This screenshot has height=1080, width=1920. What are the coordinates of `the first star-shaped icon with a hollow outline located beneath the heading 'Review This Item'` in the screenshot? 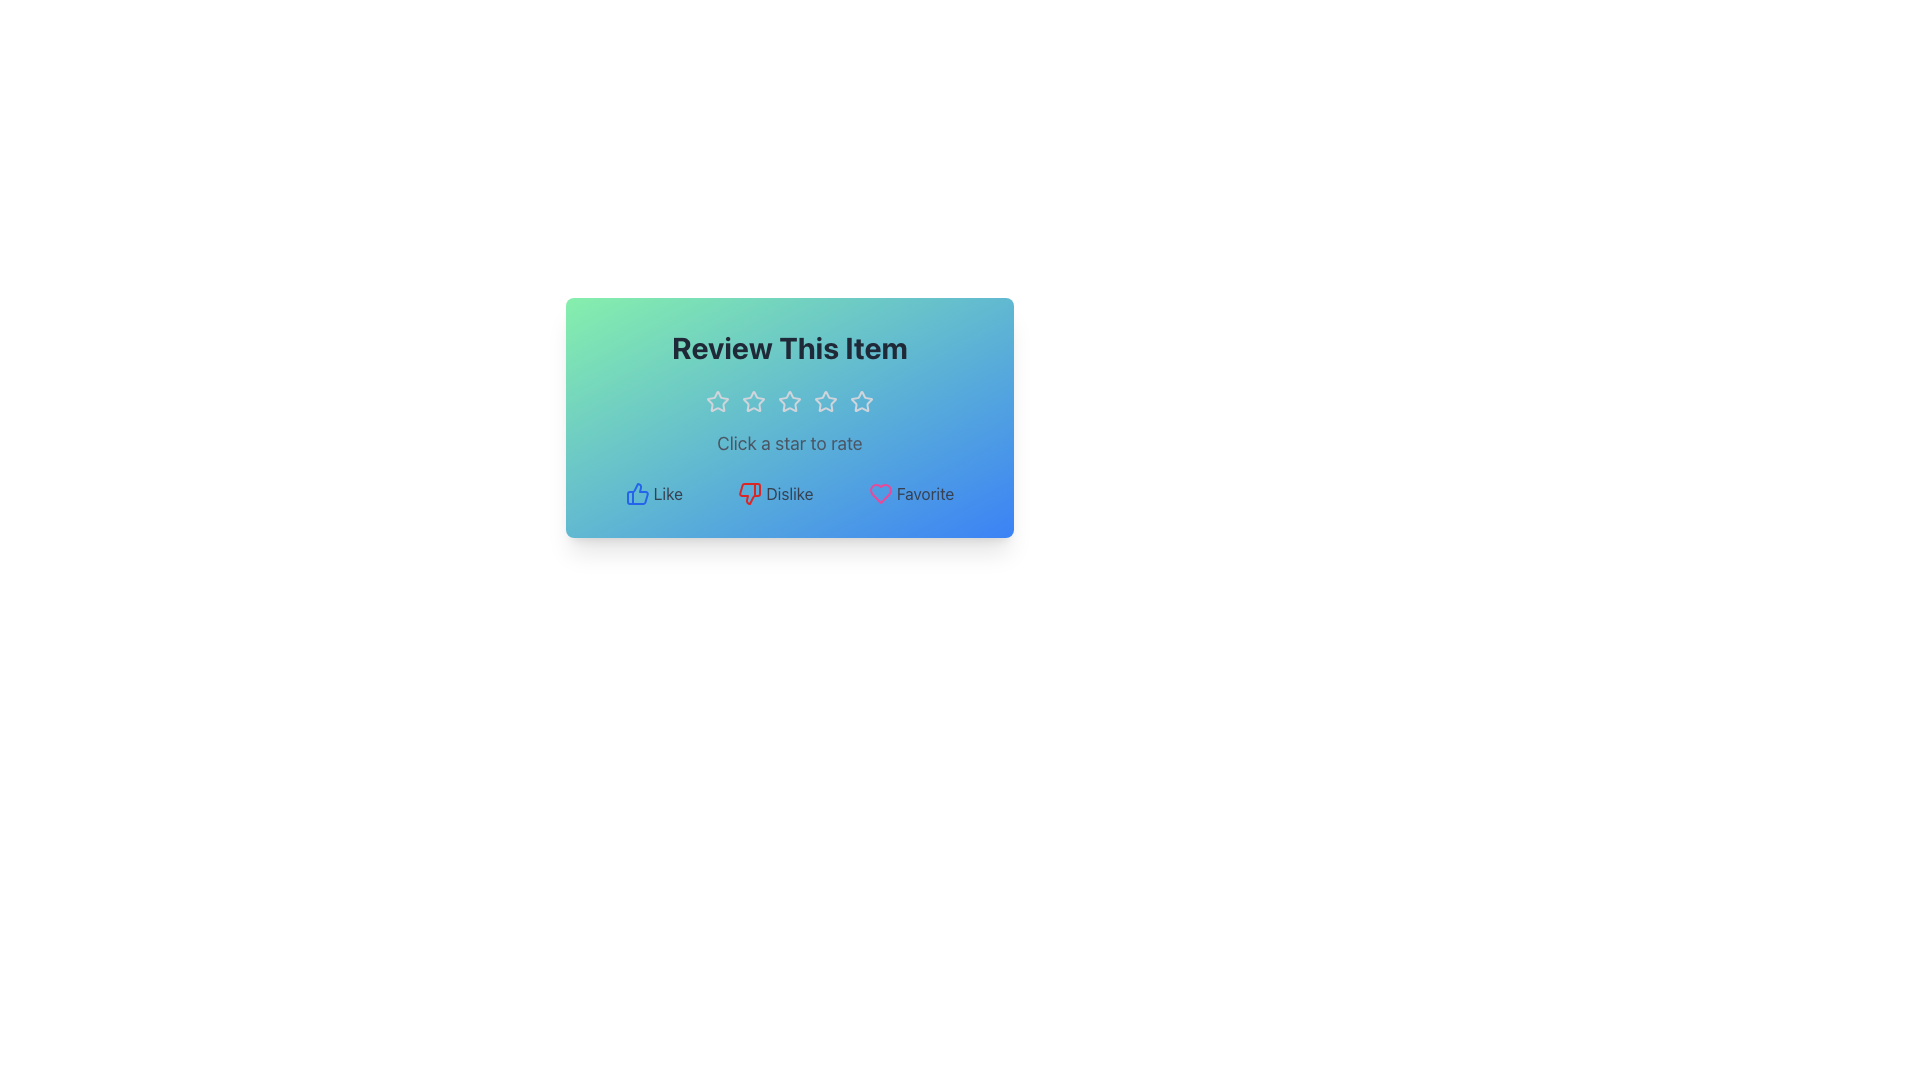 It's located at (752, 401).